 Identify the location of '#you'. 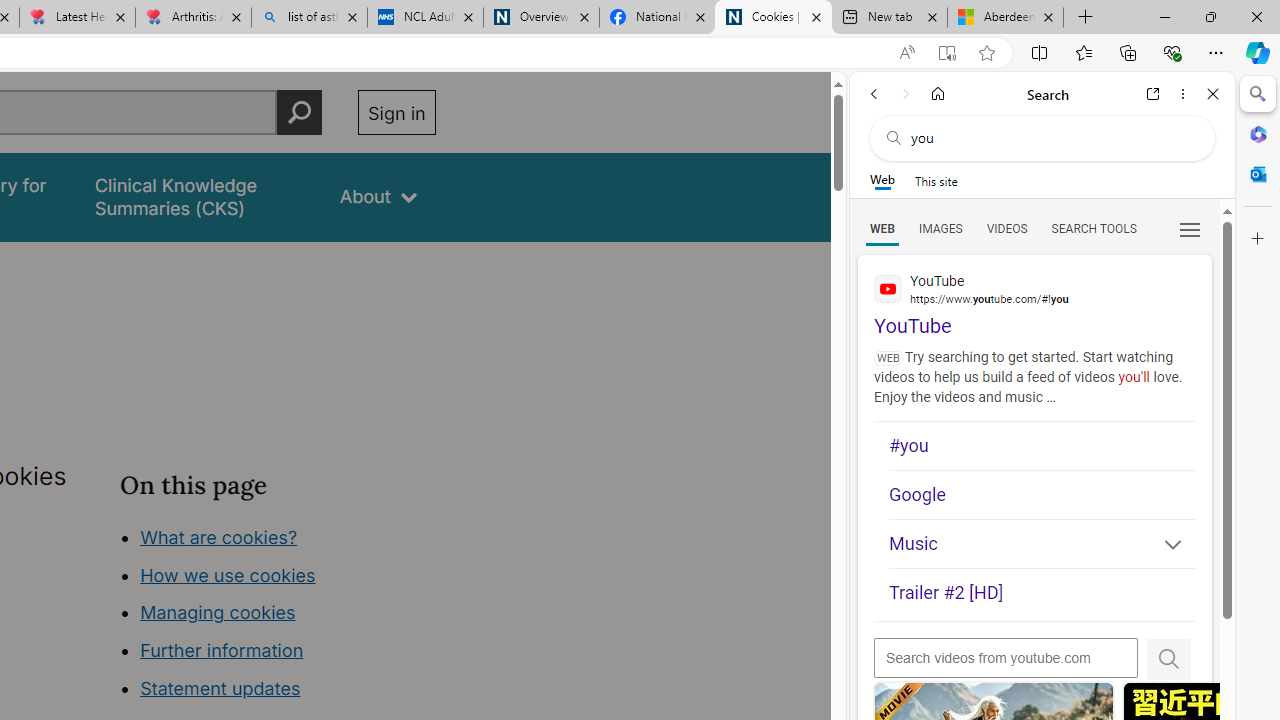
(1041, 445).